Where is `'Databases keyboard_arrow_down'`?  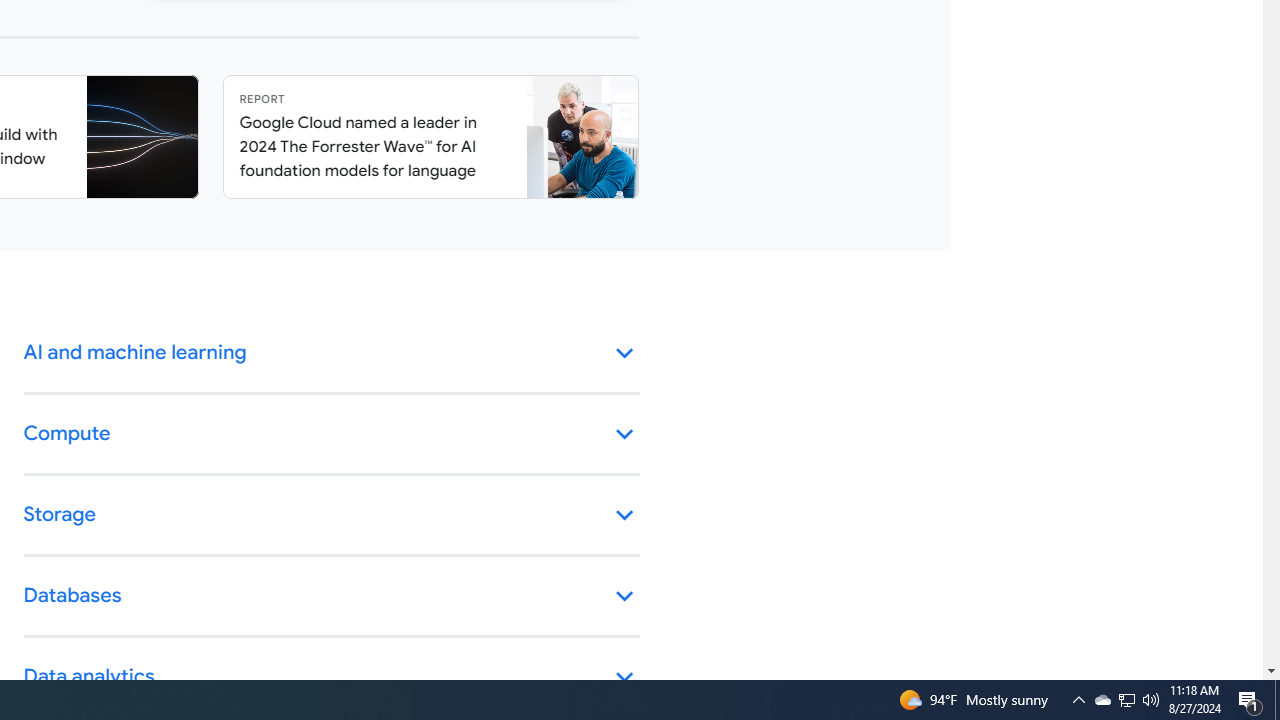 'Databases keyboard_arrow_down' is located at coordinates (331, 595).